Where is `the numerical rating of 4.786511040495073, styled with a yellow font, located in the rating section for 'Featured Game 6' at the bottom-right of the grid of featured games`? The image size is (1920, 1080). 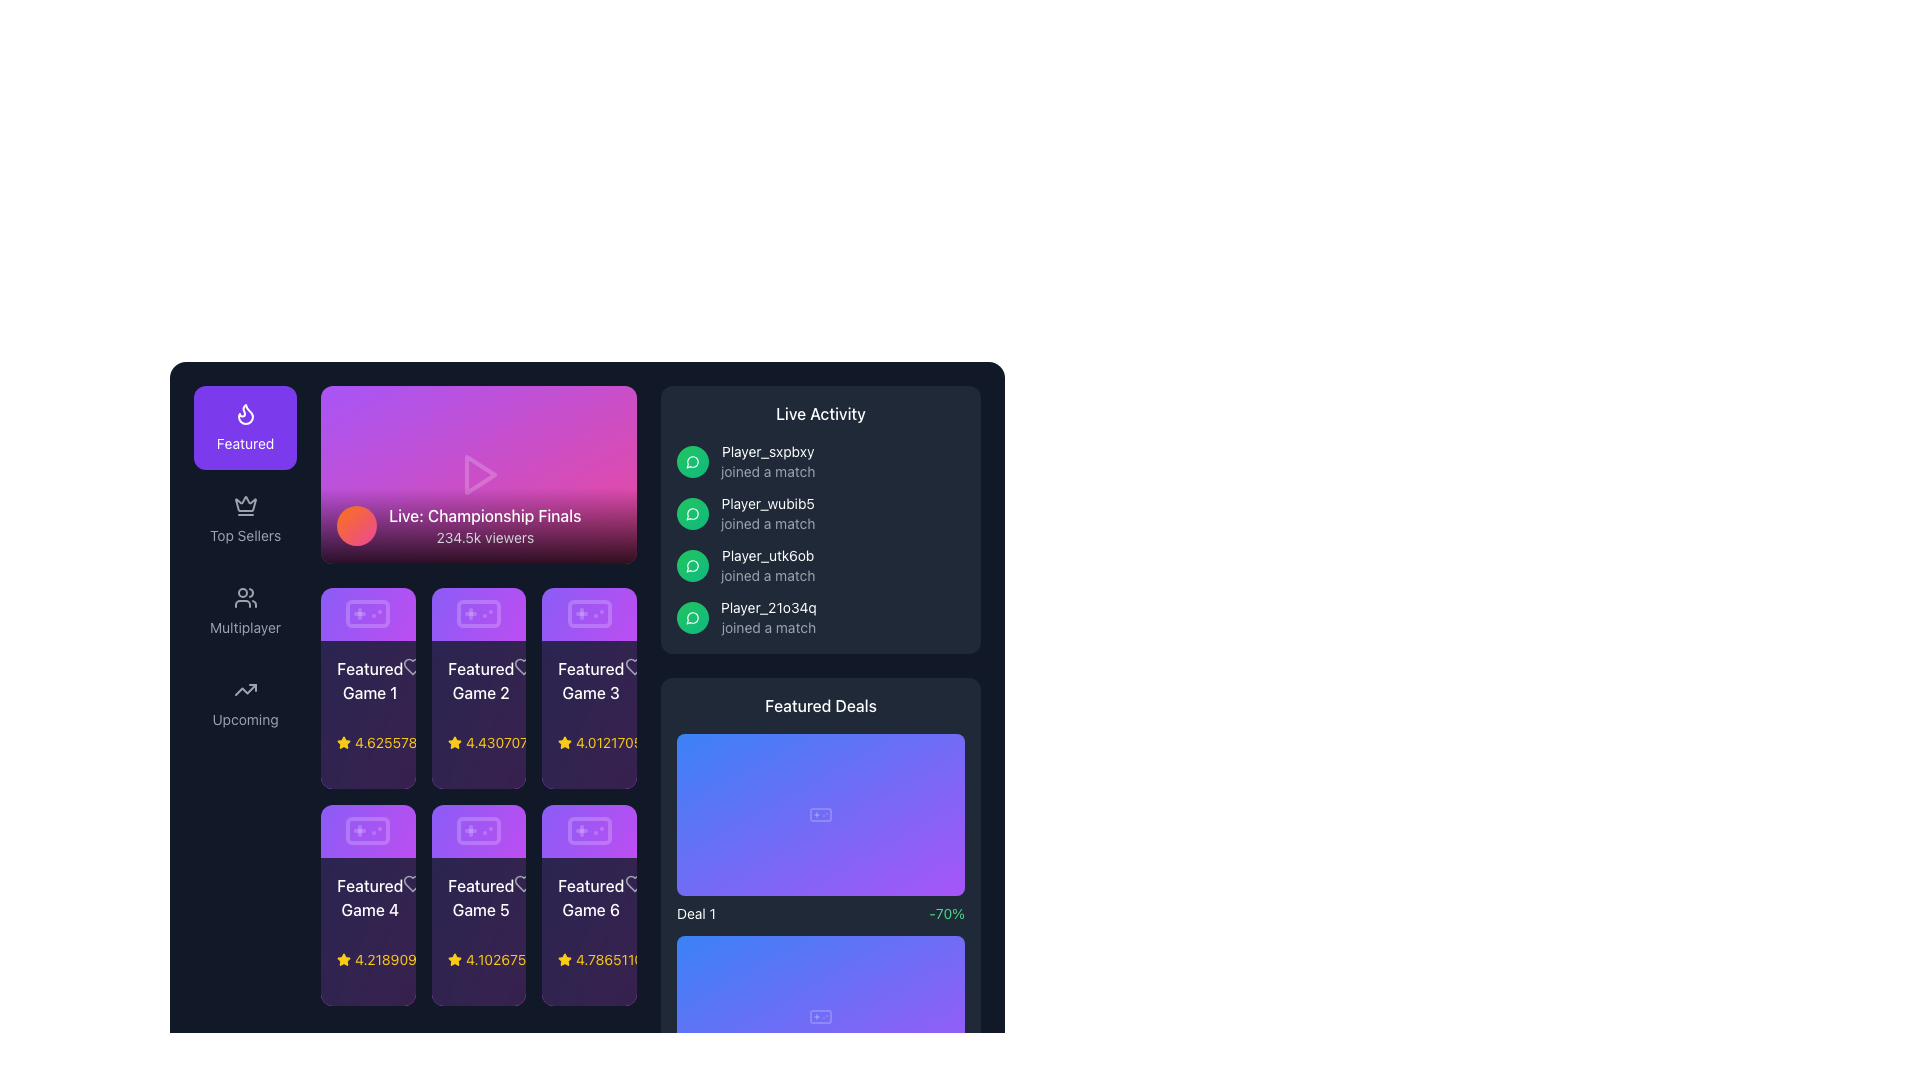 the numerical rating of 4.786511040495073, styled with a yellow font, located in the rating section for 'Featured Game 6' at the bottom-right of the grid of featured games is located at coordinates (643, 959).